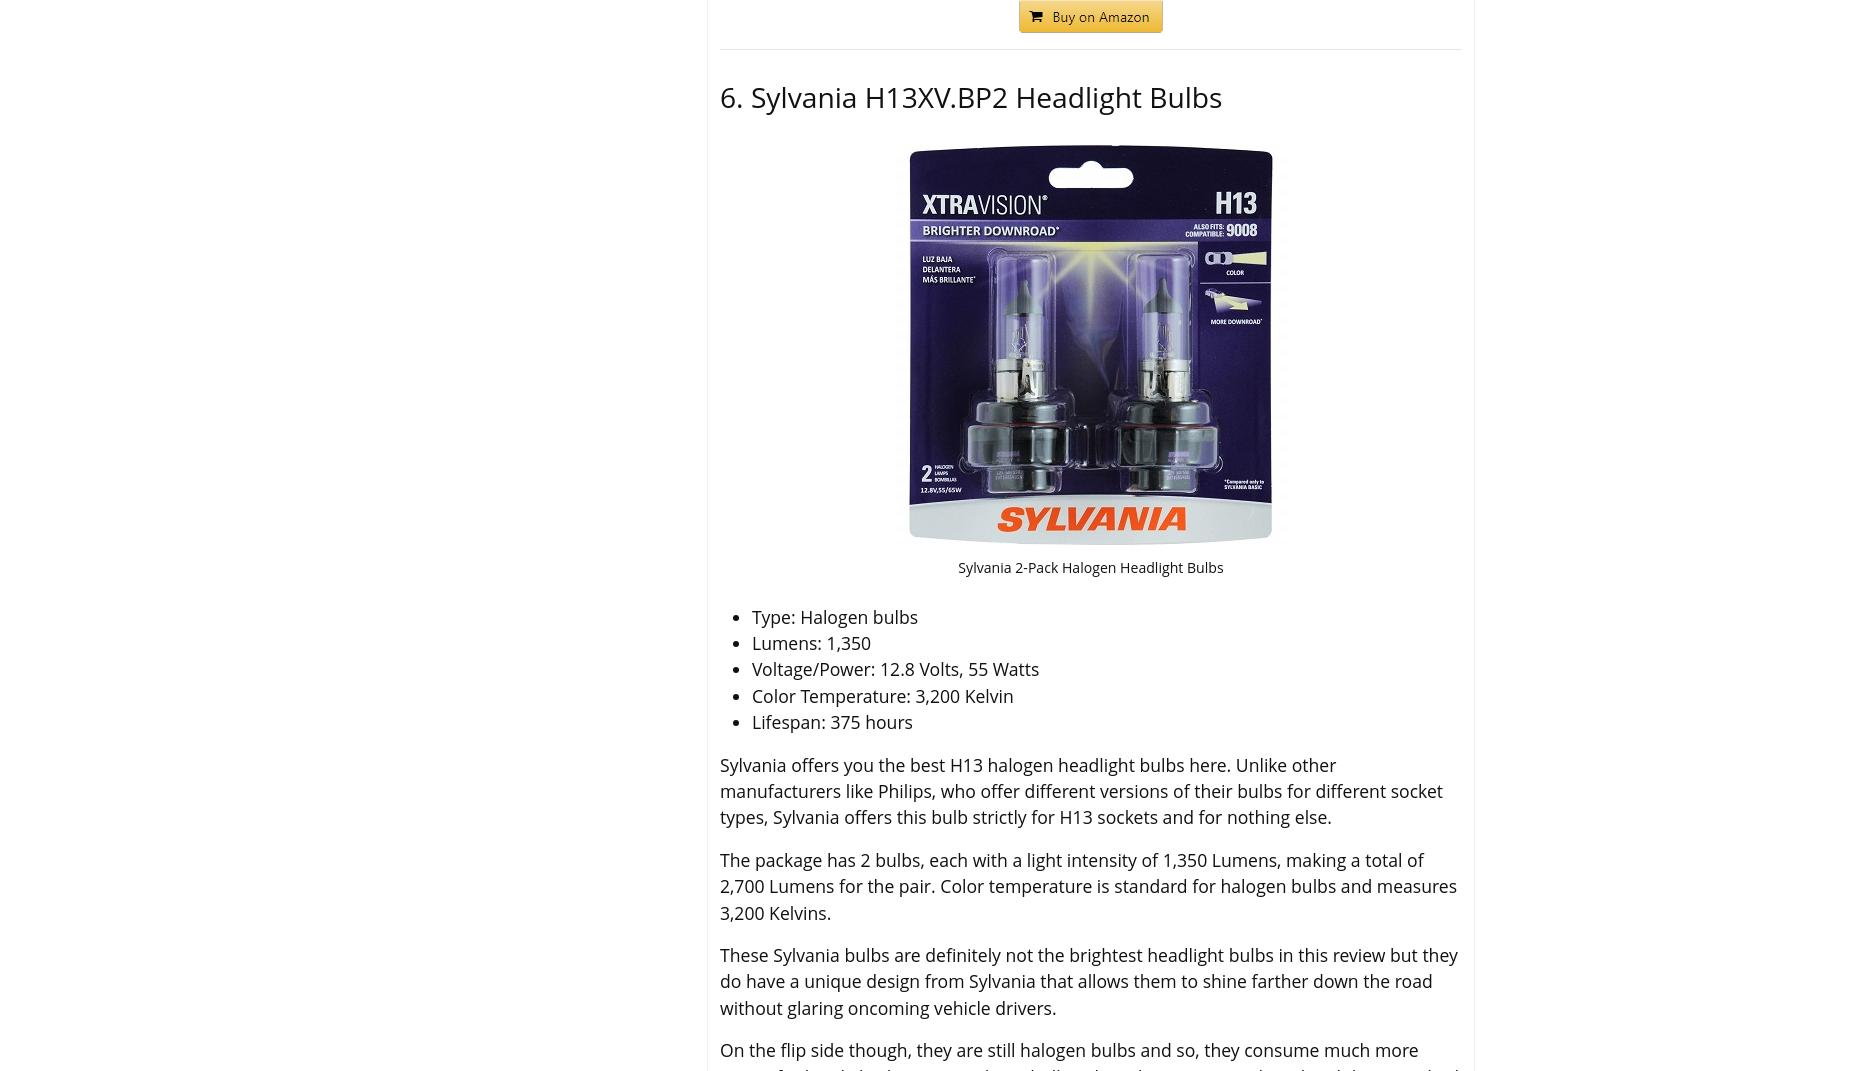 The height and width of the screenshot is (1071, 1850). What do you see at coordinates (895, 667) in the screenshot?
I see `'Voltage/Power: 12.8 Volts, 55 Watts'` at bounding box center [895, 667].